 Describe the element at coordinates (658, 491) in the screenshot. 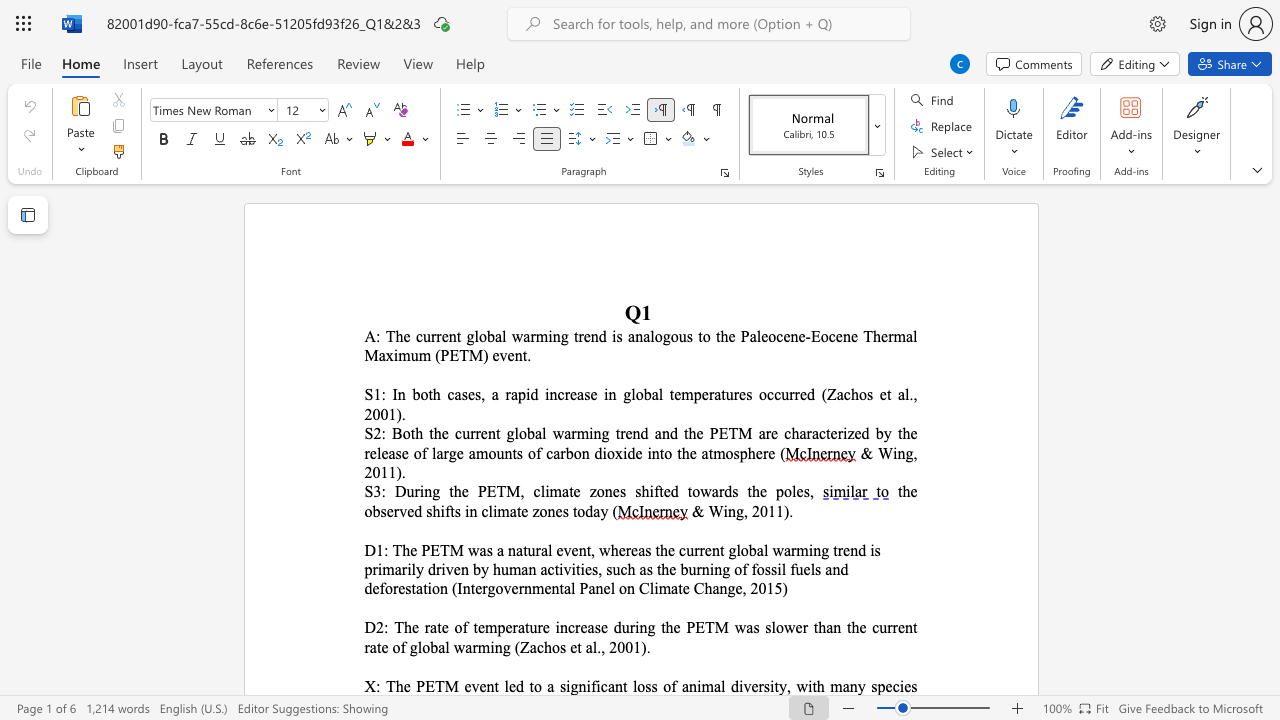

I see `the space between the continuous character "f" and "t" in the text` at that location.